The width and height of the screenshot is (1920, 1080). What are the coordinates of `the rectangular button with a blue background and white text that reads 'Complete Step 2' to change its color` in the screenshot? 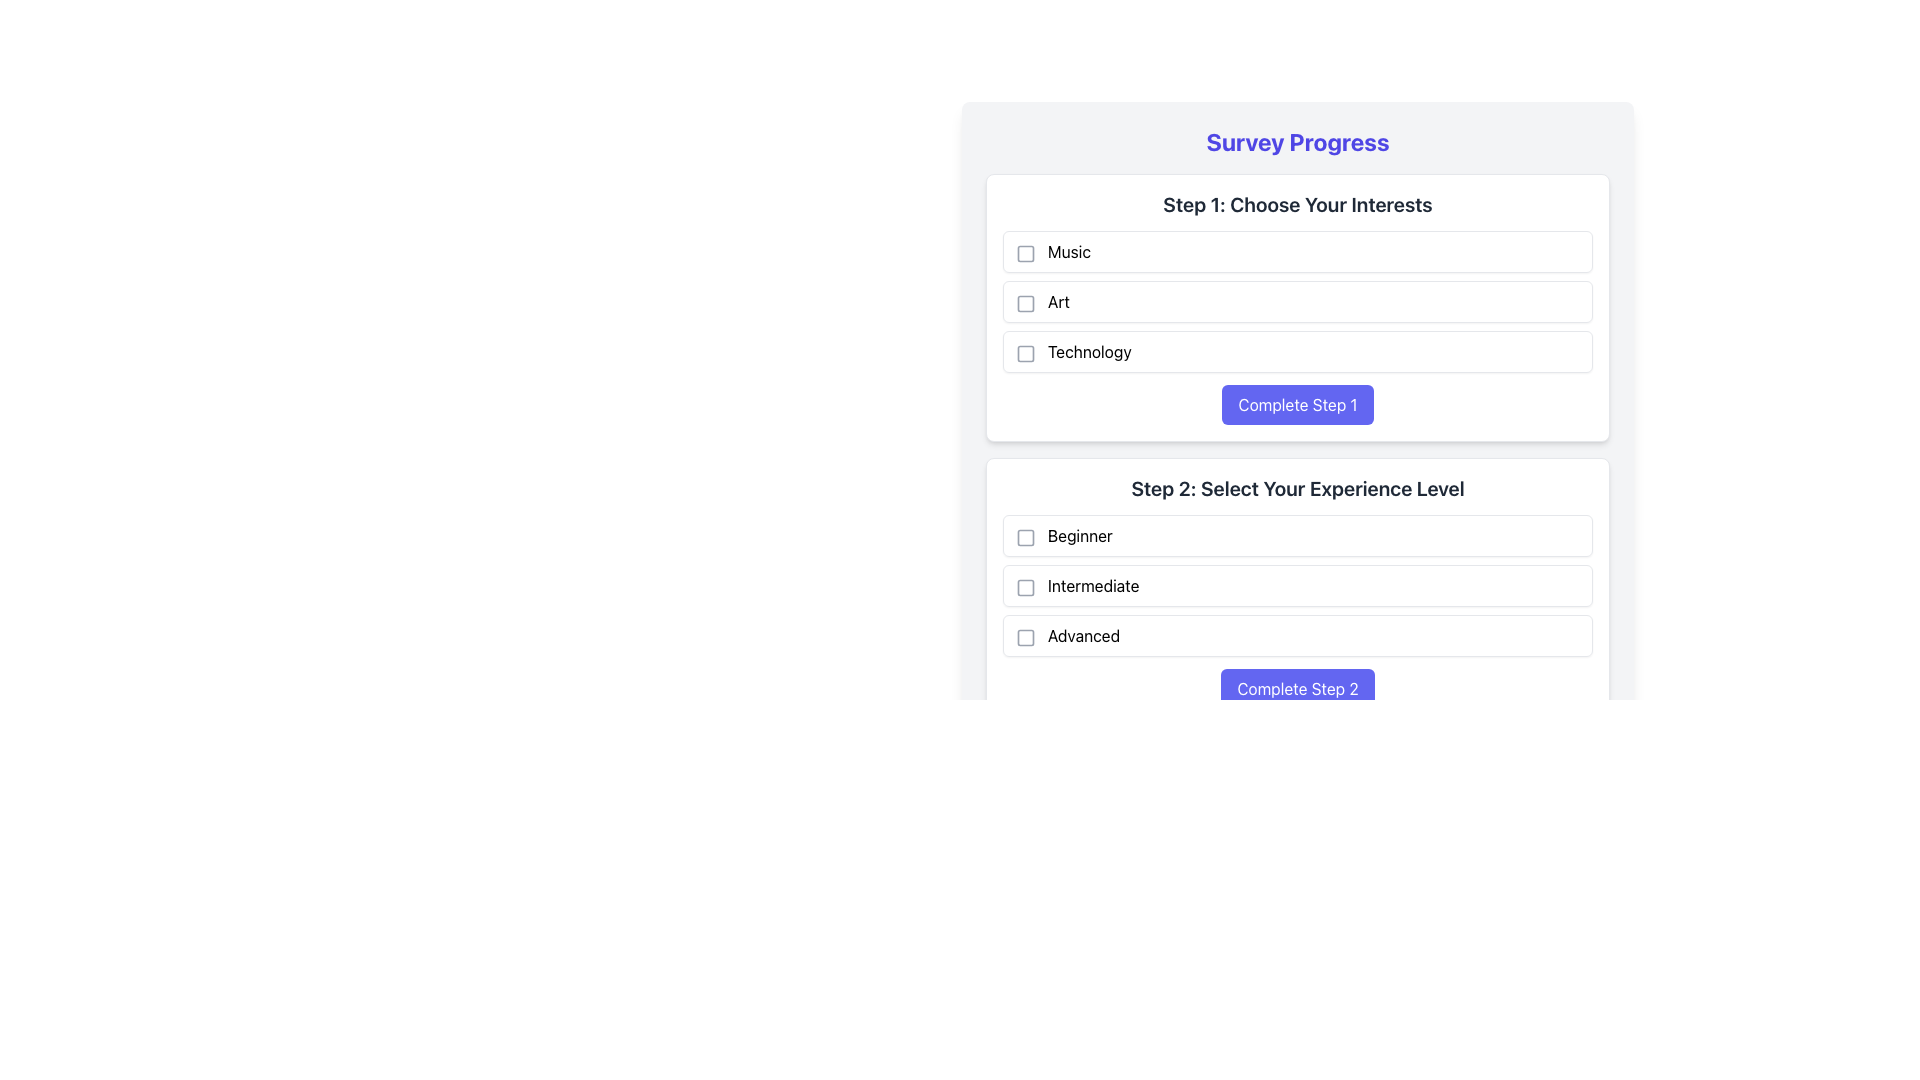 It's located at (1297, 688).